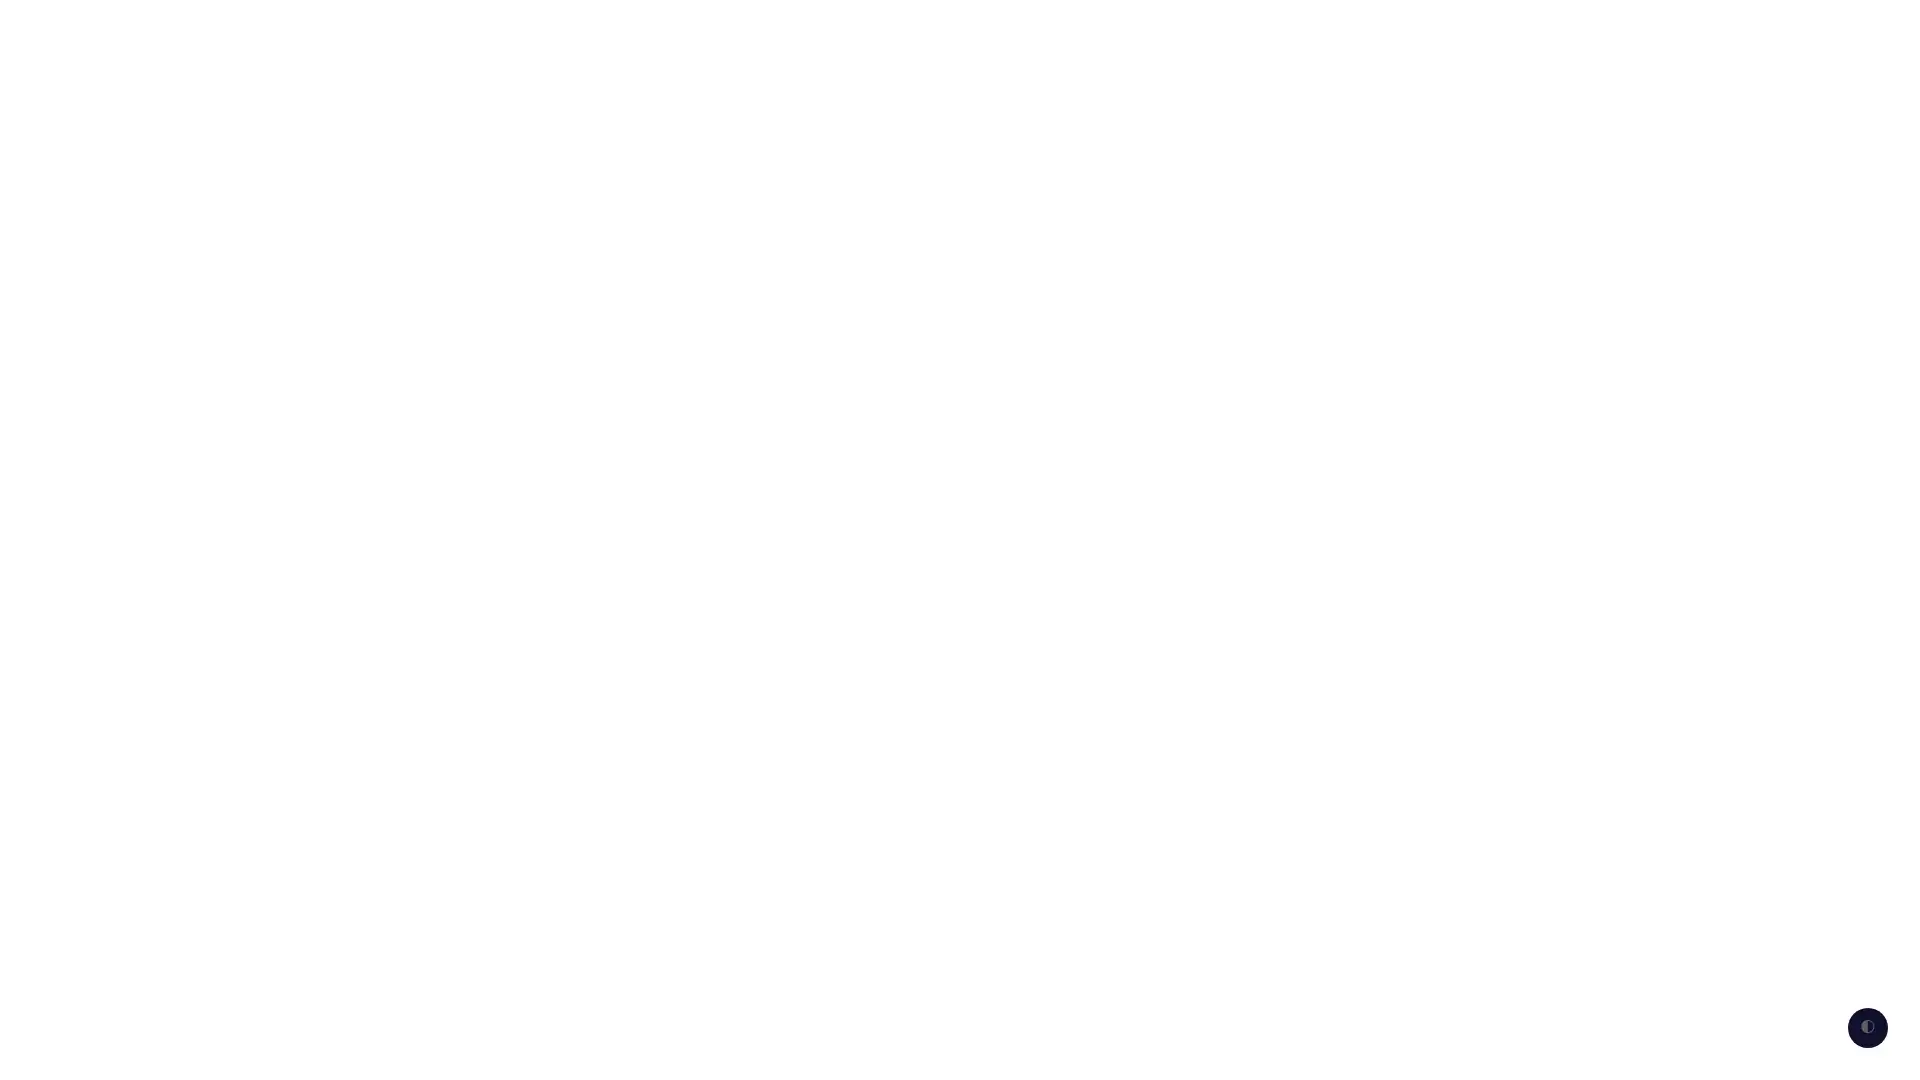 The width and height of the screenshot is (1920, 1080). I want to click on About, so click(1694, 30).